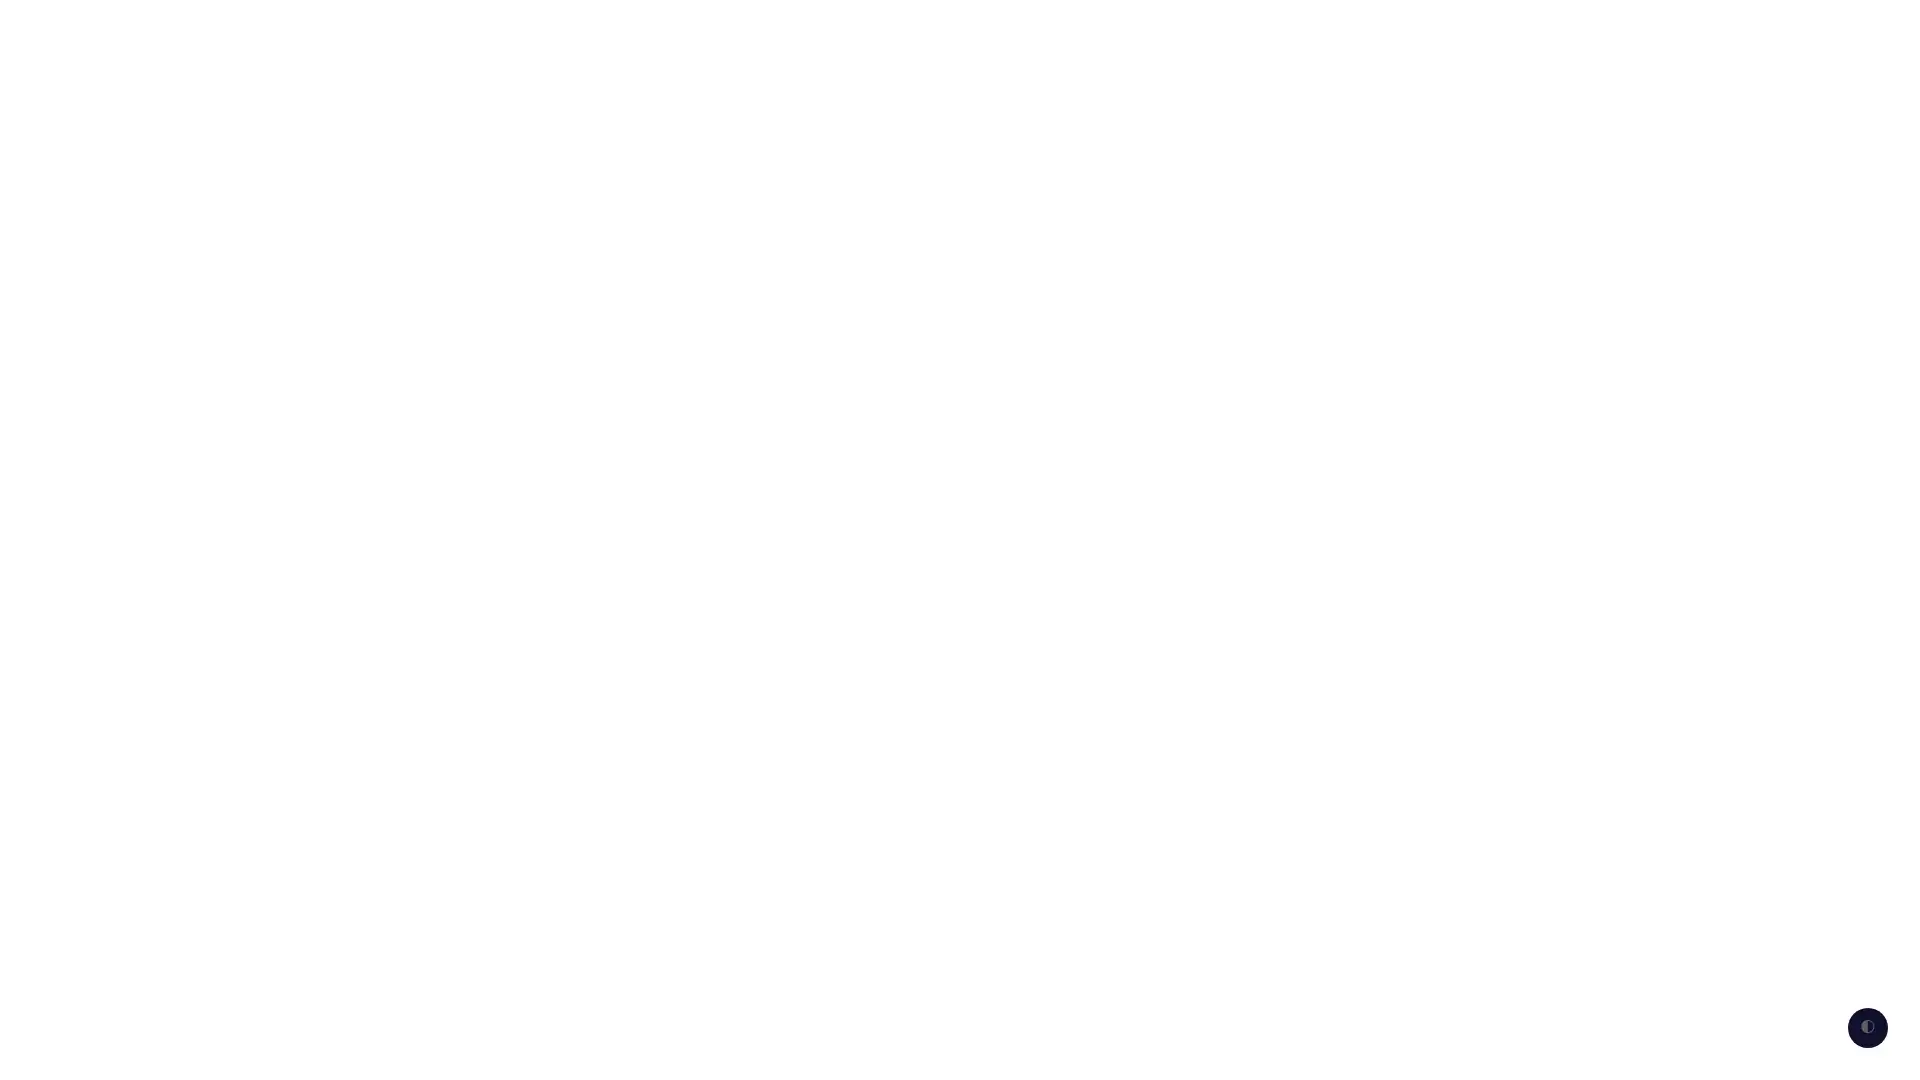 The width and height of the screenshot is (1920, 1080). I want to click on About, so click(1694, 30).